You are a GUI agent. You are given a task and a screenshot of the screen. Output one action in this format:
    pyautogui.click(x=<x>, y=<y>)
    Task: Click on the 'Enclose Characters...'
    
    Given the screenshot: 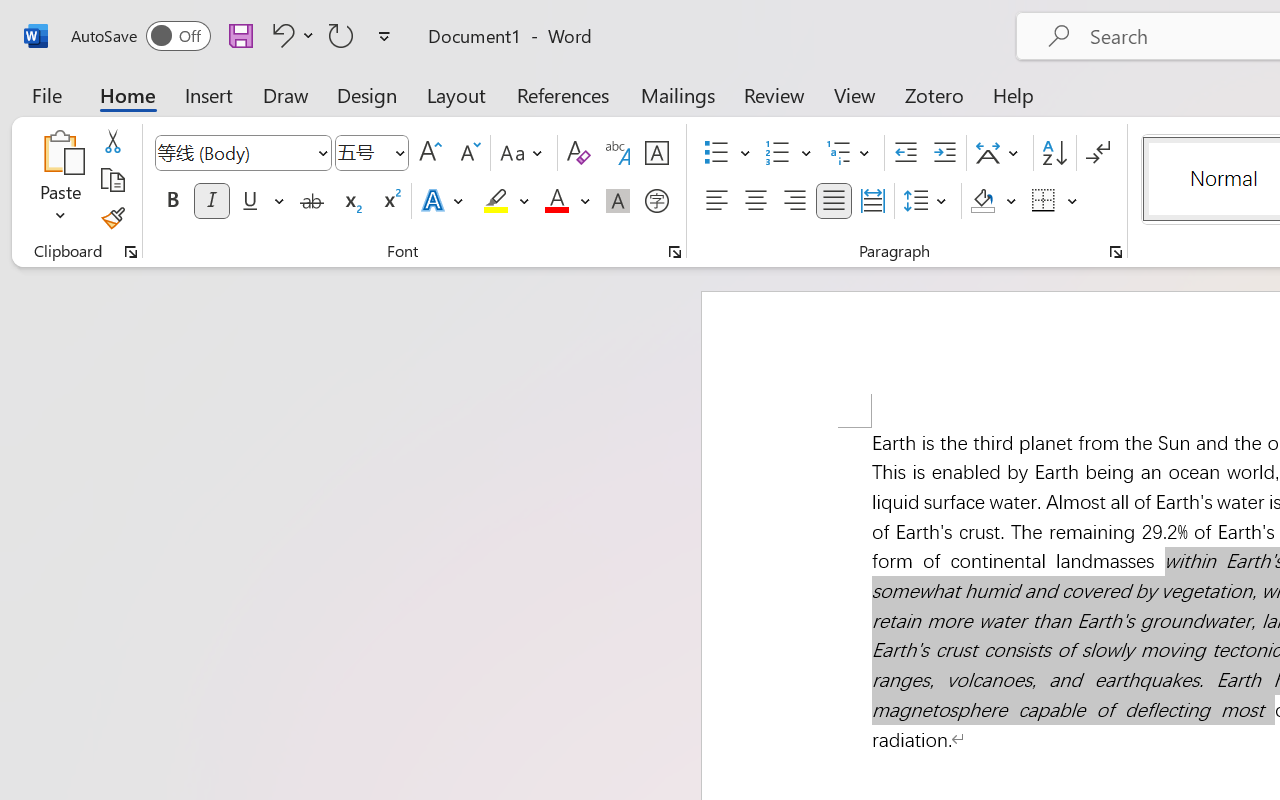 What is the action you would take?
    pyautogui.click(x=656, y=201)
    